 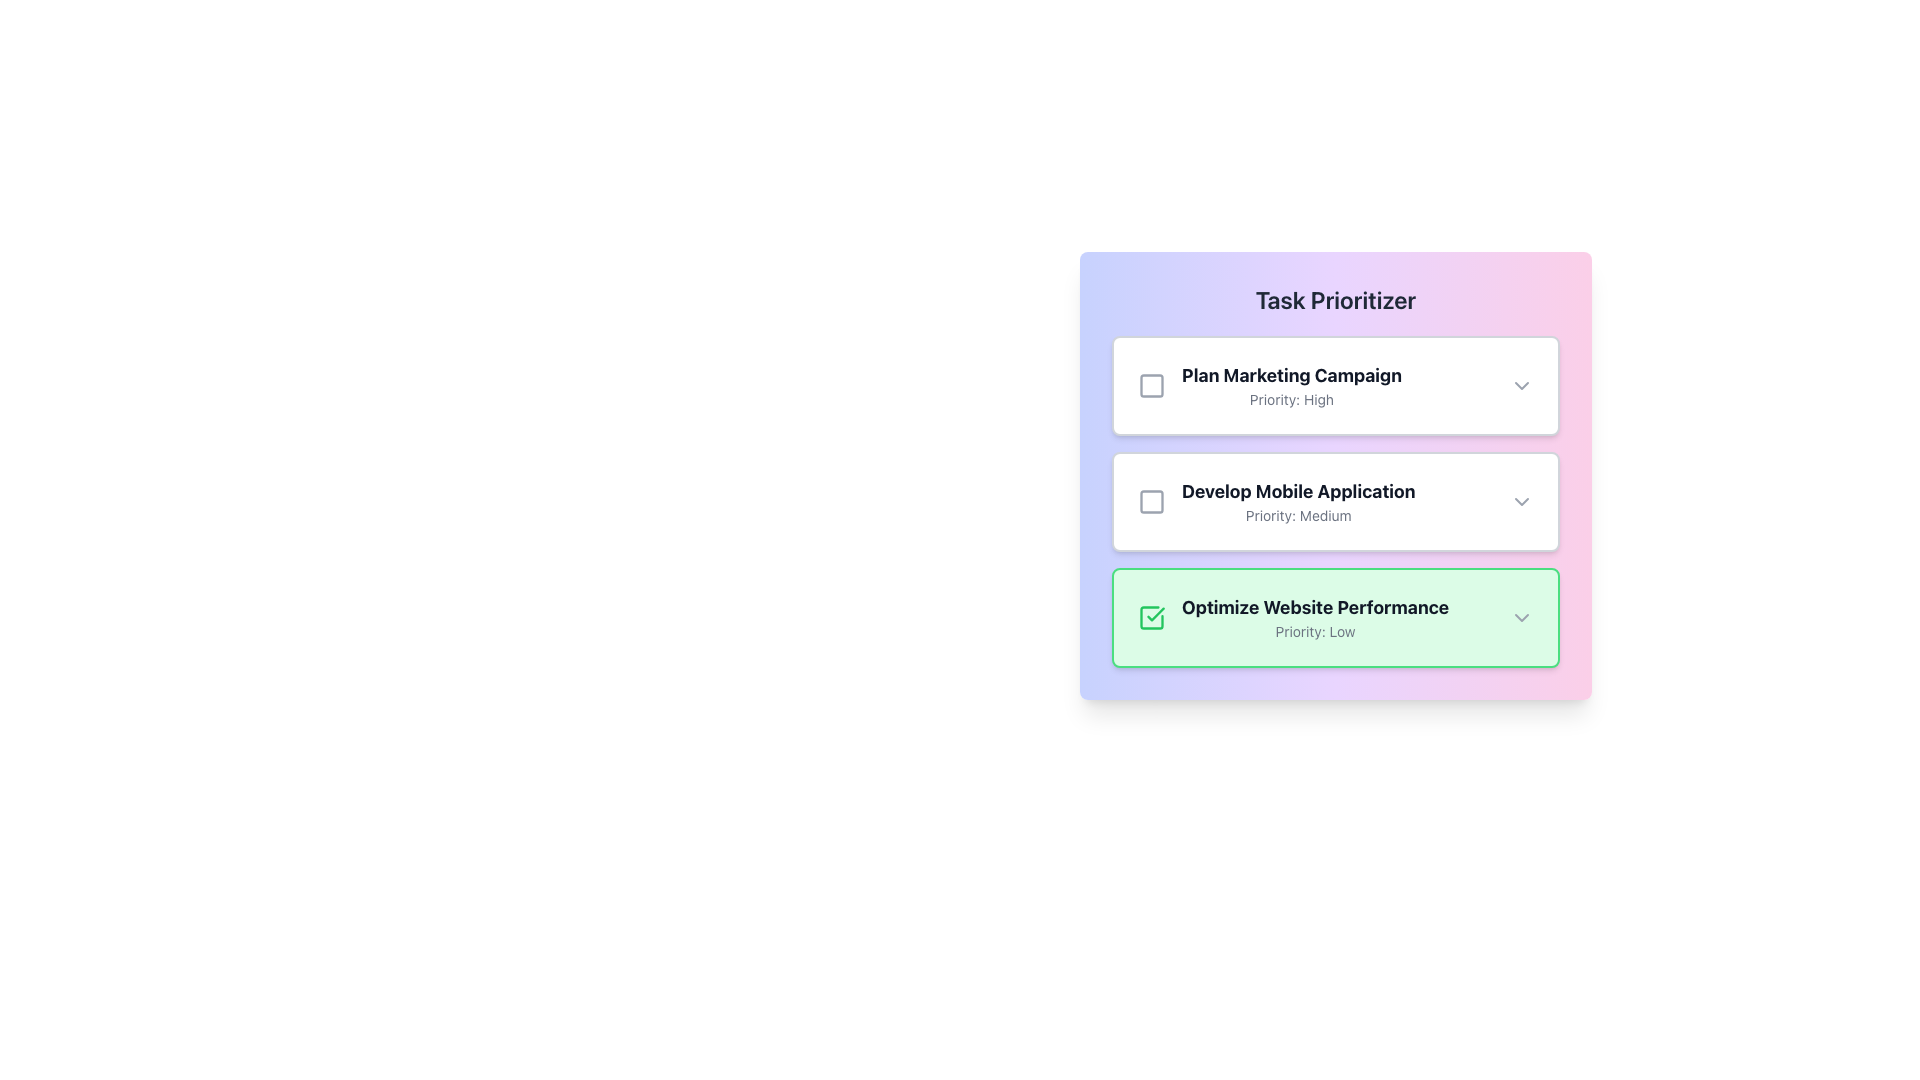 What do you see at coordinates (1156, 613) in the screenshot?
I see `assistive technologies` at bounding box center [1156, 613].